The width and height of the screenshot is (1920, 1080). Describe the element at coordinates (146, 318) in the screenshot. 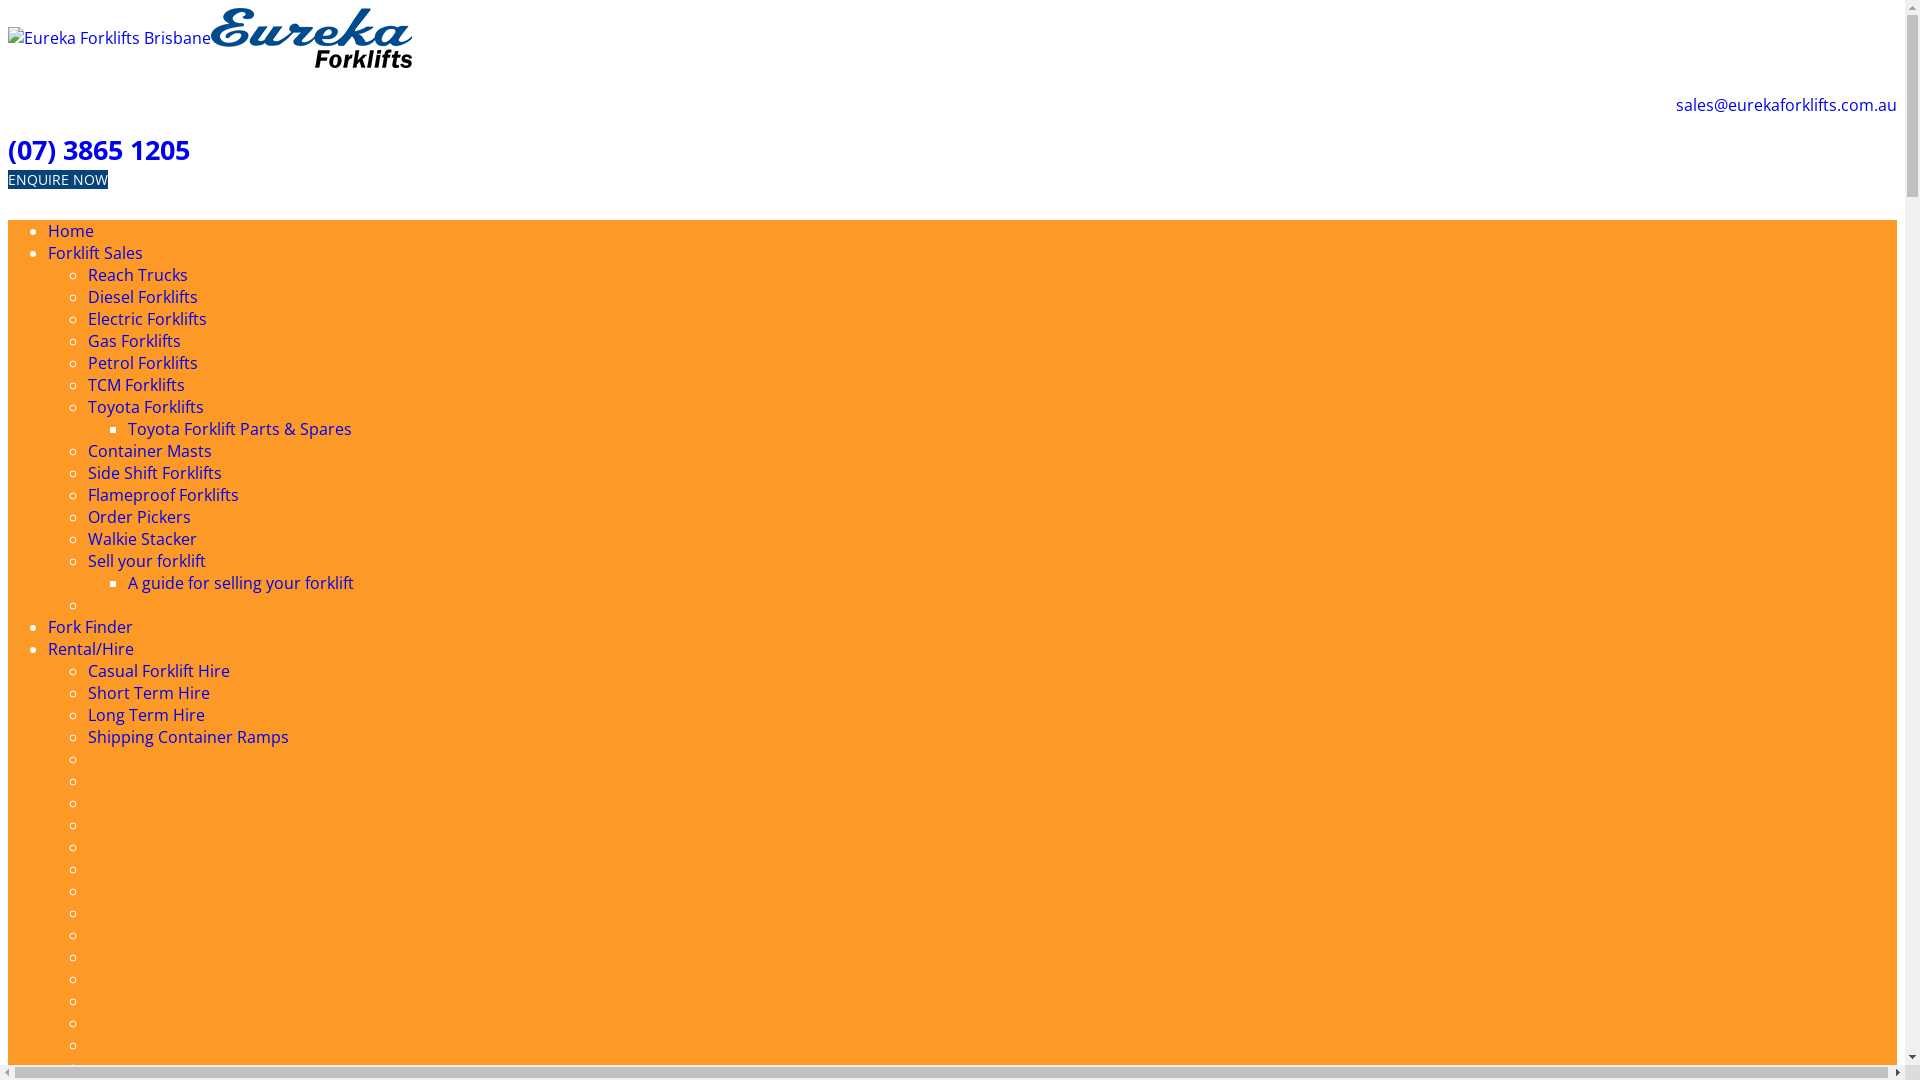

I see `'Electric Forklifts'` at that location.